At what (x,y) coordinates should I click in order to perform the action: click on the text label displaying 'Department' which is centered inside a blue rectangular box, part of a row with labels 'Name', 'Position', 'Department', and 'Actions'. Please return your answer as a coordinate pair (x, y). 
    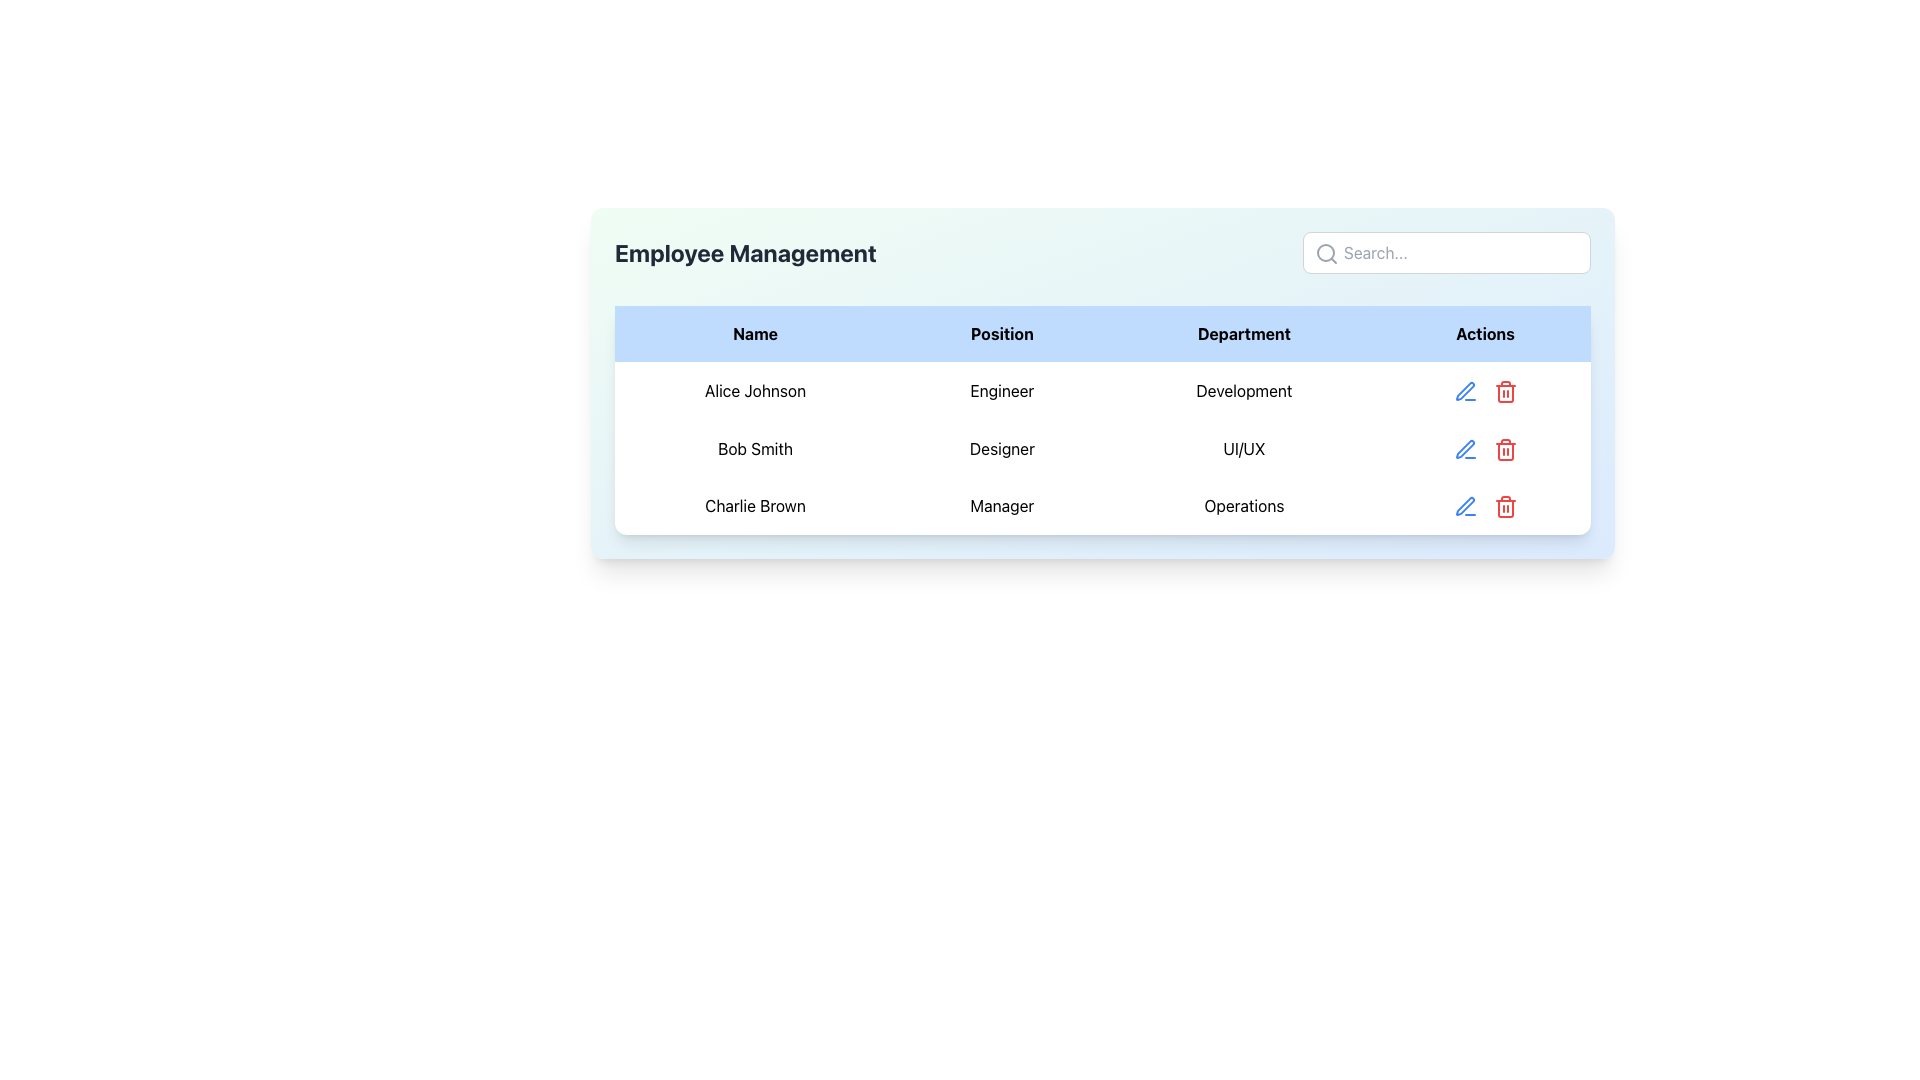
    Looking at the image, I should click on (1243, 333).